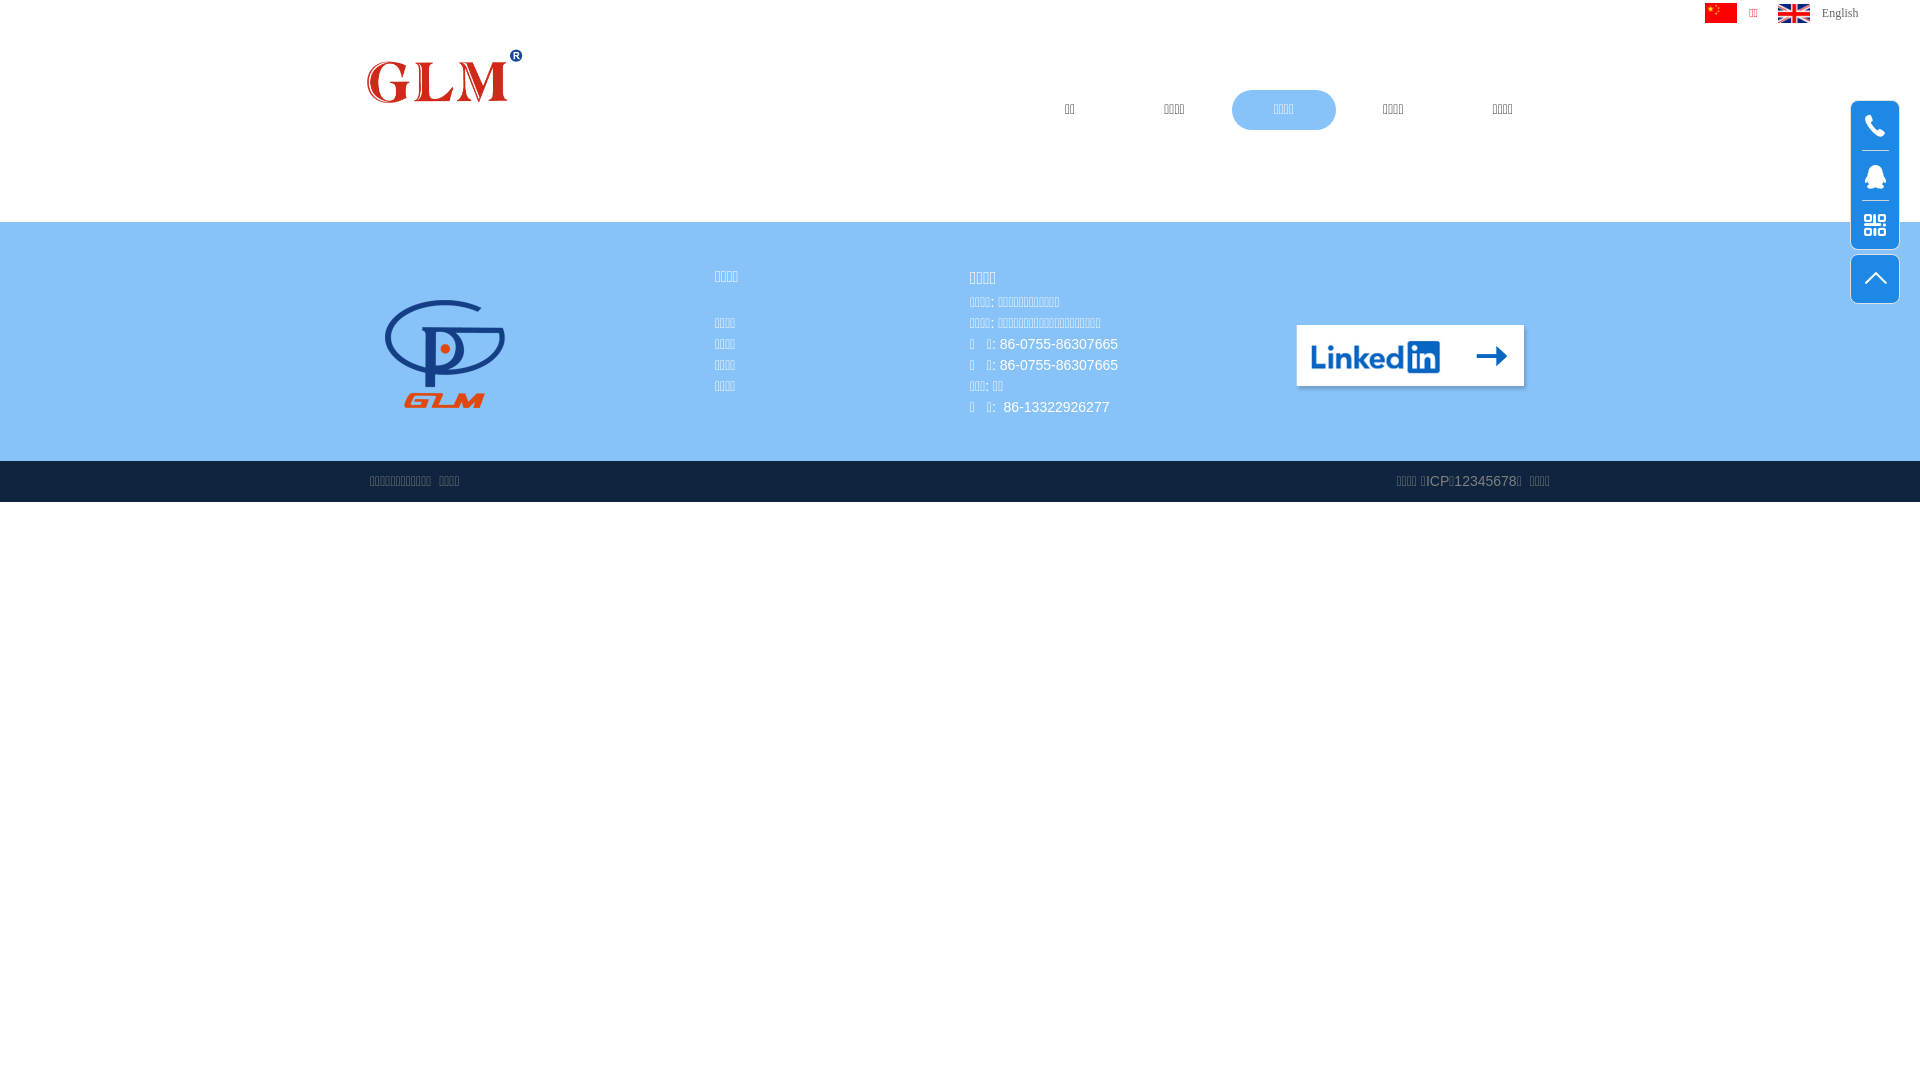 The image size is (1920, 1080). What do you see at coordinates (1818, 11) in the screenshot?
I see `'English'` at bounding box center [1818, 11].